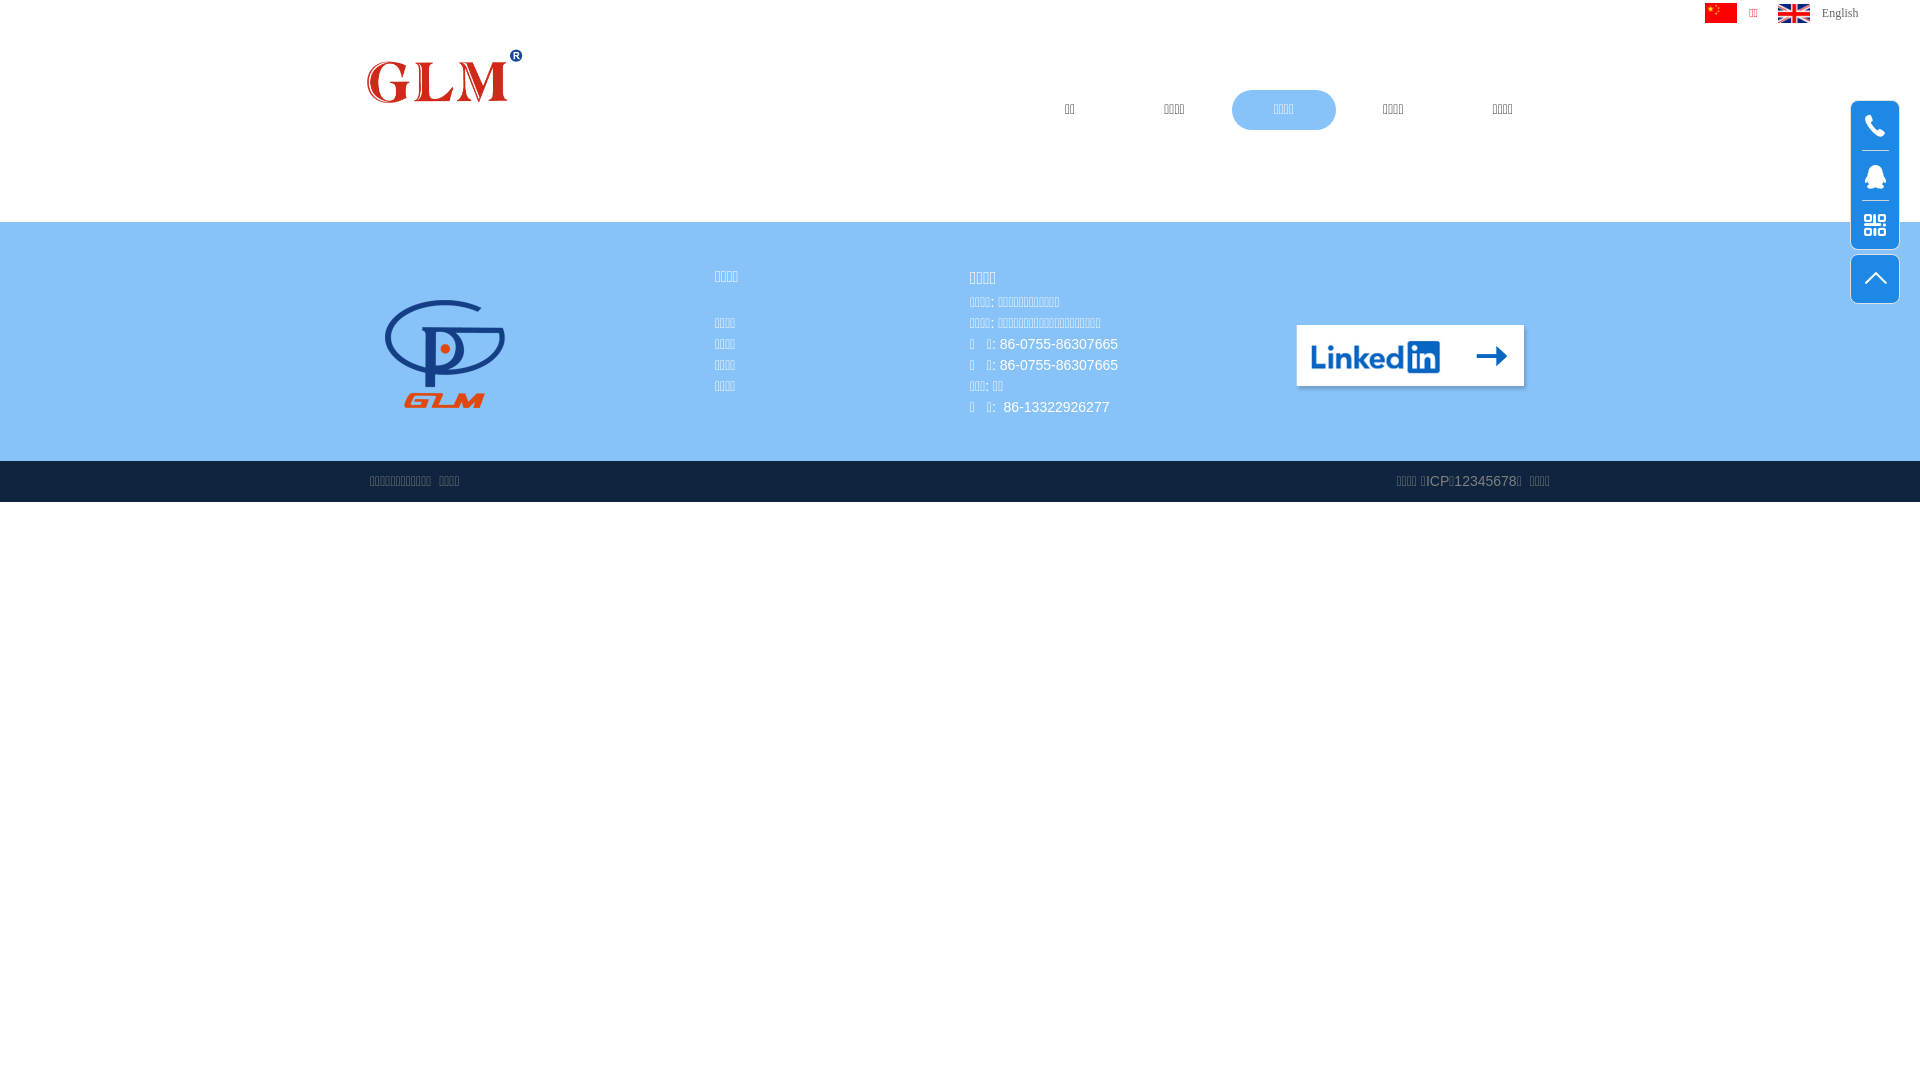 The image size is (1920, 1080). What do you see at coordinates (1818, 11) in the screenshot?
I see `'English'` at bounding box center [1818, 11].